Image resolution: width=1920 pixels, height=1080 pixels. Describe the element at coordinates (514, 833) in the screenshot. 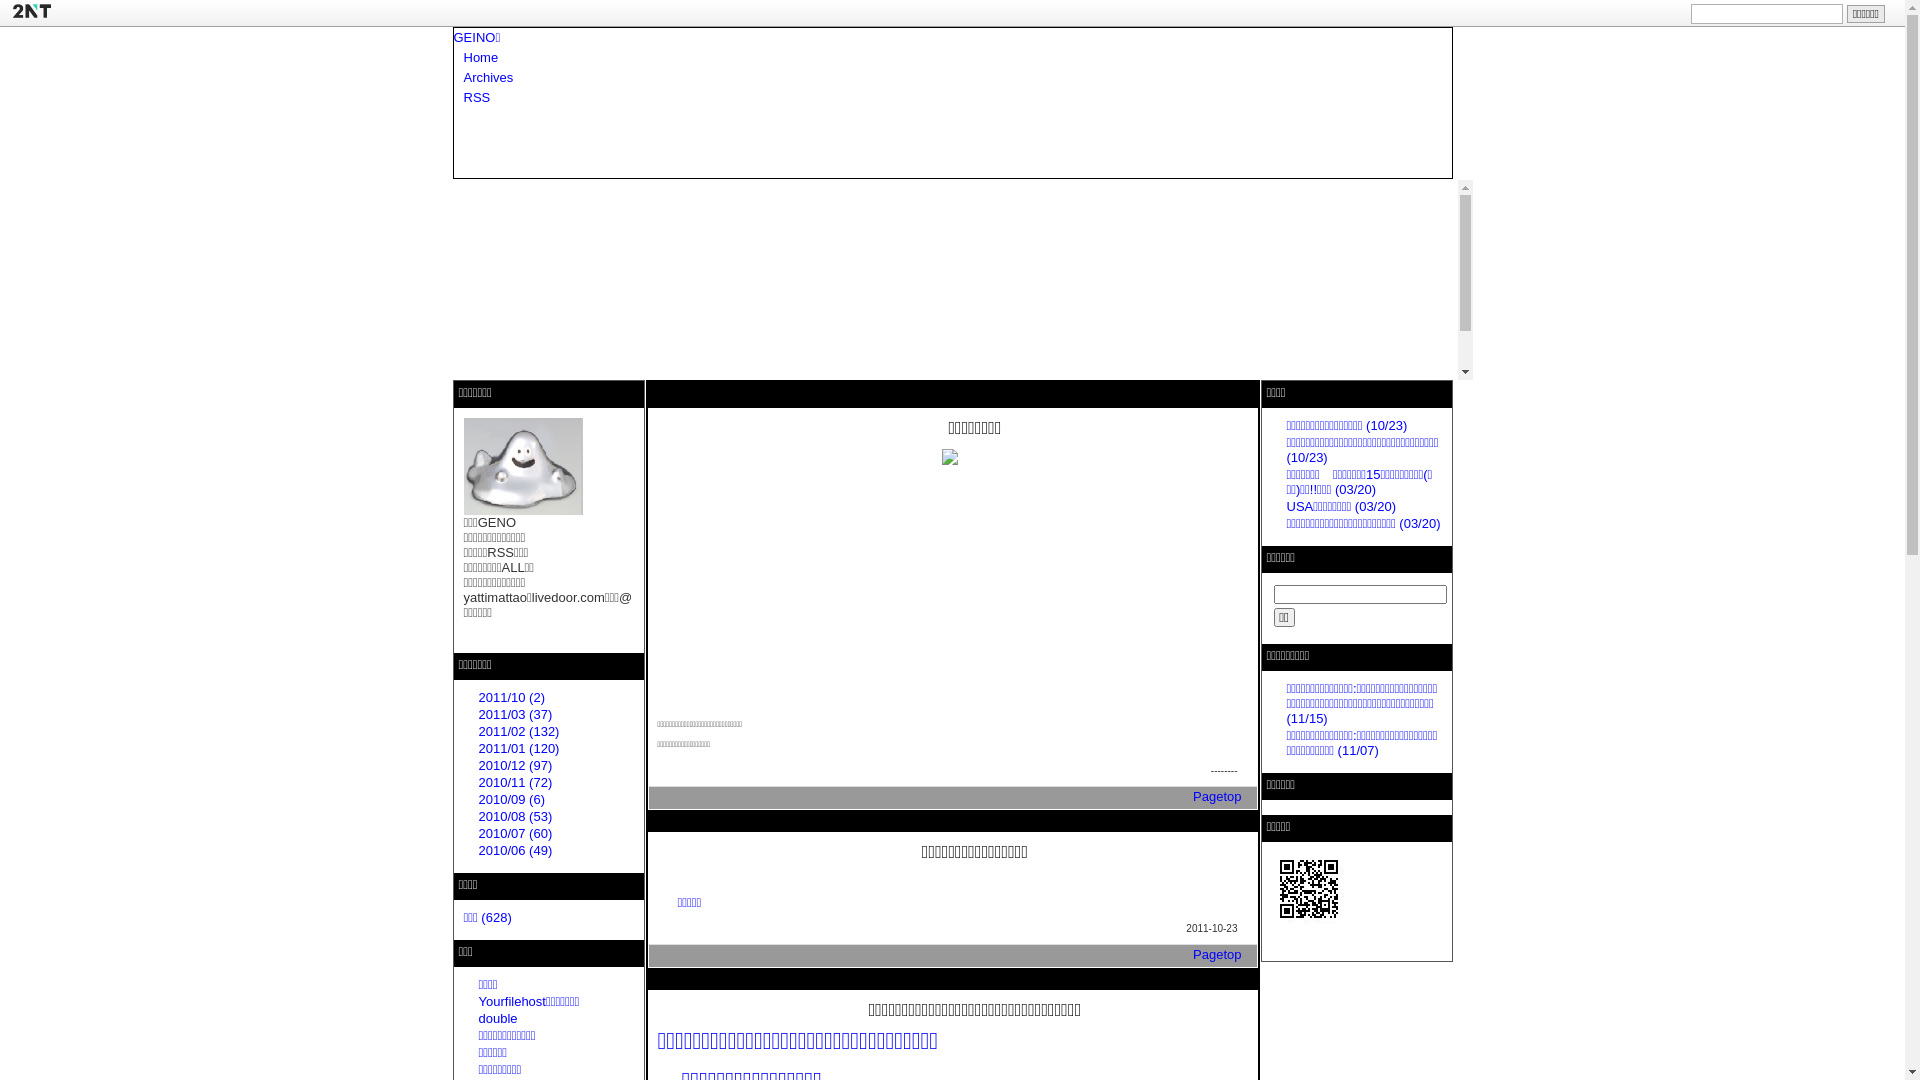

I see `'2010/07 (60)'` at that location.